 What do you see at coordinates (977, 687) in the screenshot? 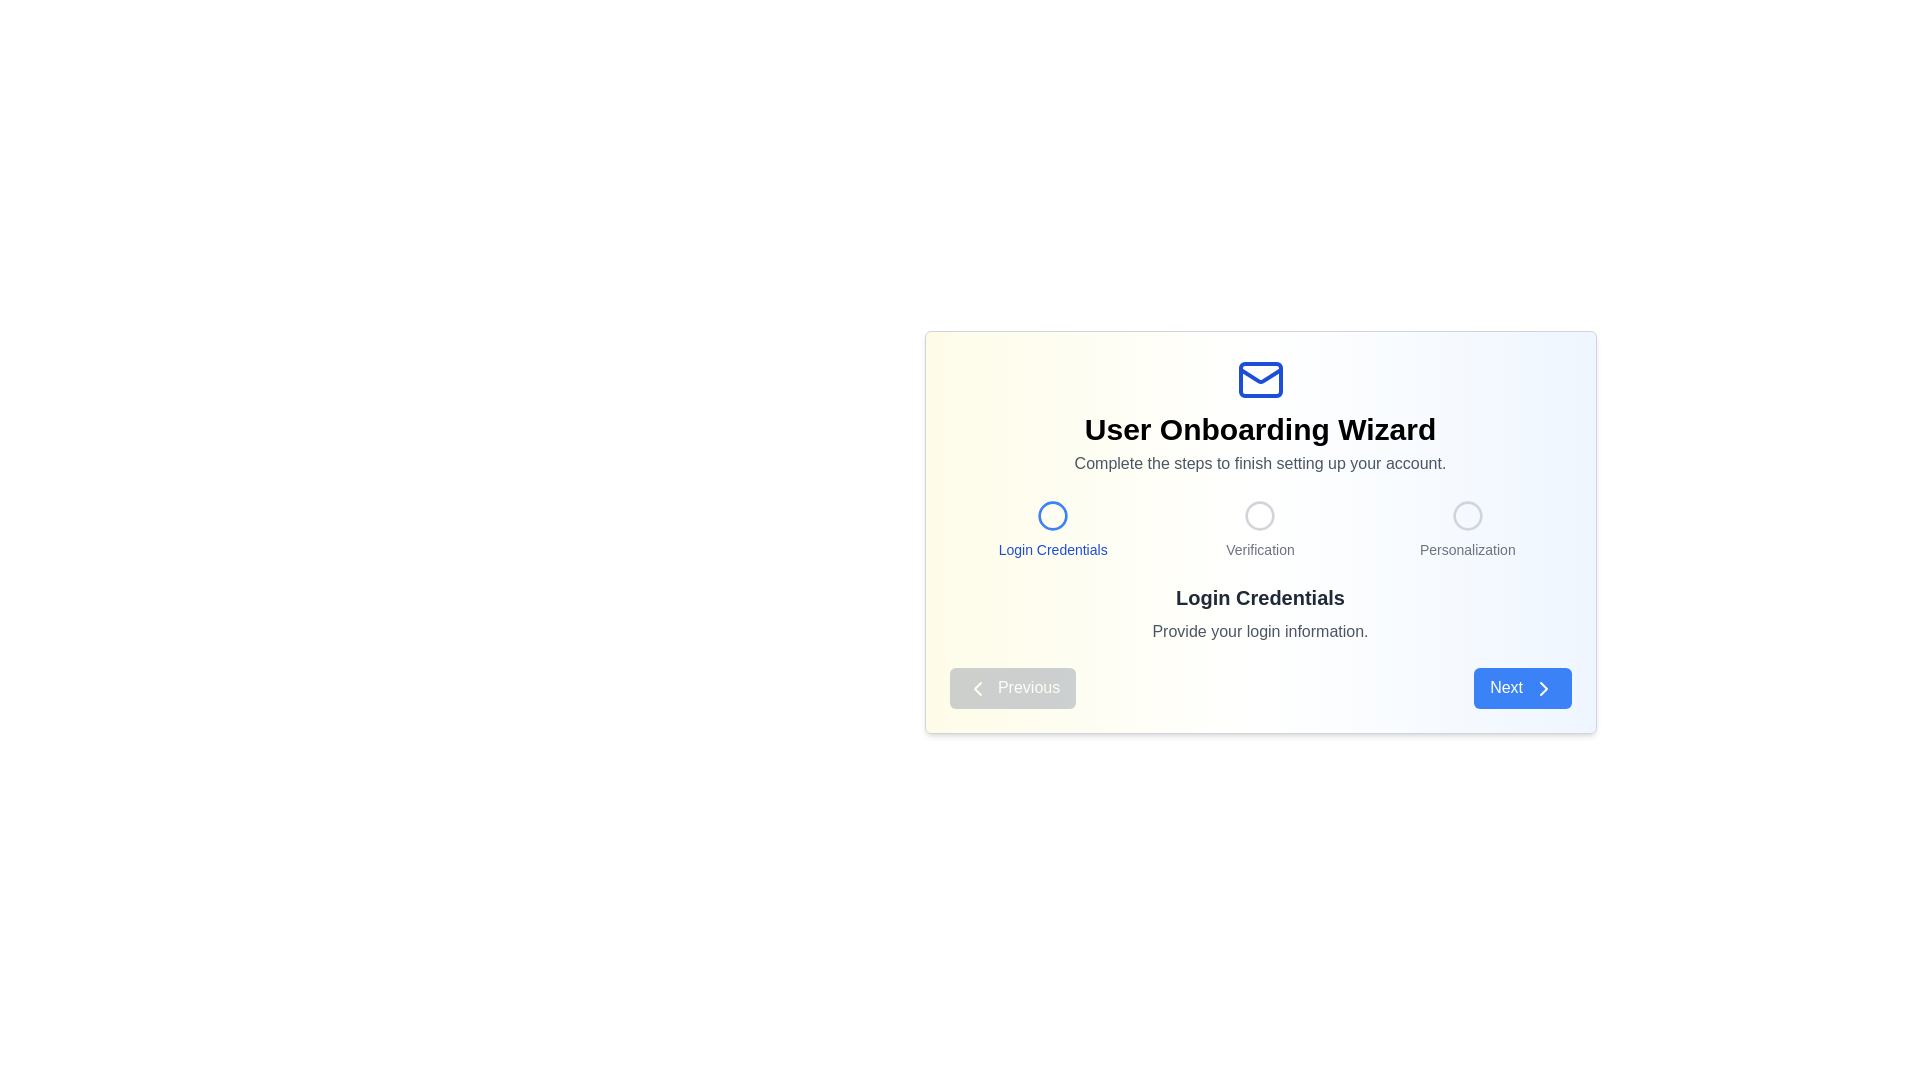
I see `the 'Previous' button that contains the chevron icon, which serves as a visual indicator for navigation to the previous step of the onboarding process` at bounding box center [977, 687].